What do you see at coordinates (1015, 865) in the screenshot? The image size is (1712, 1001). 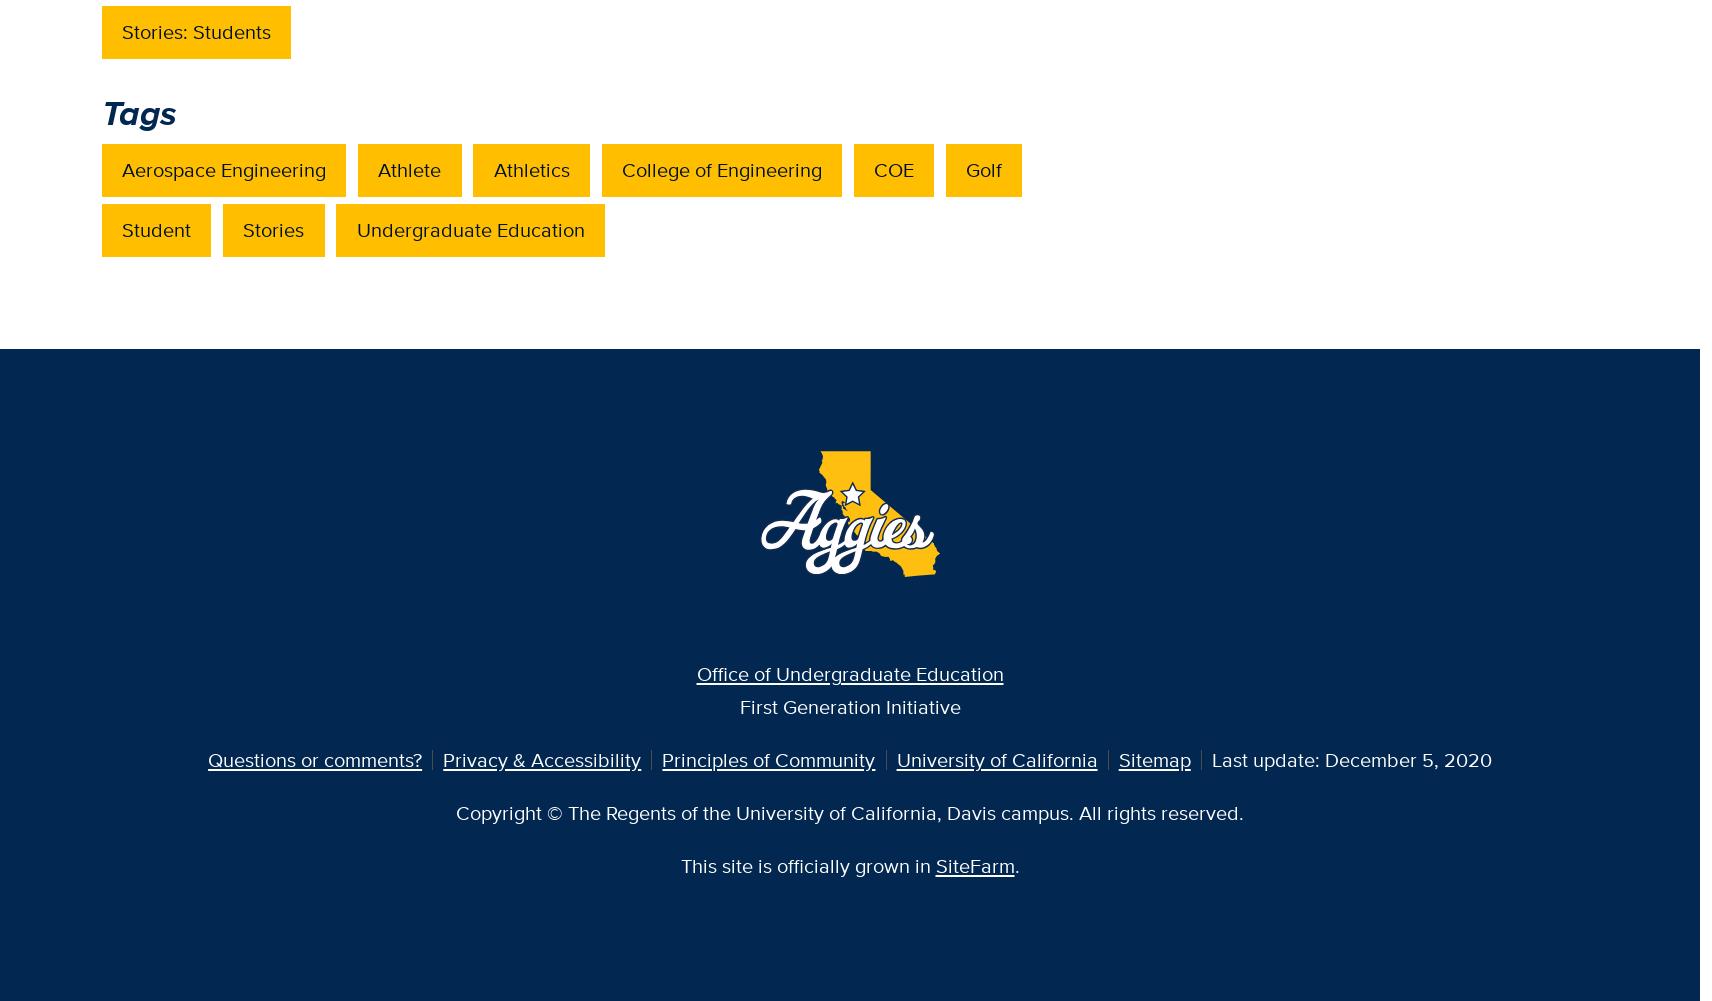 I see `'.'` at bounding box center [1015, 865].